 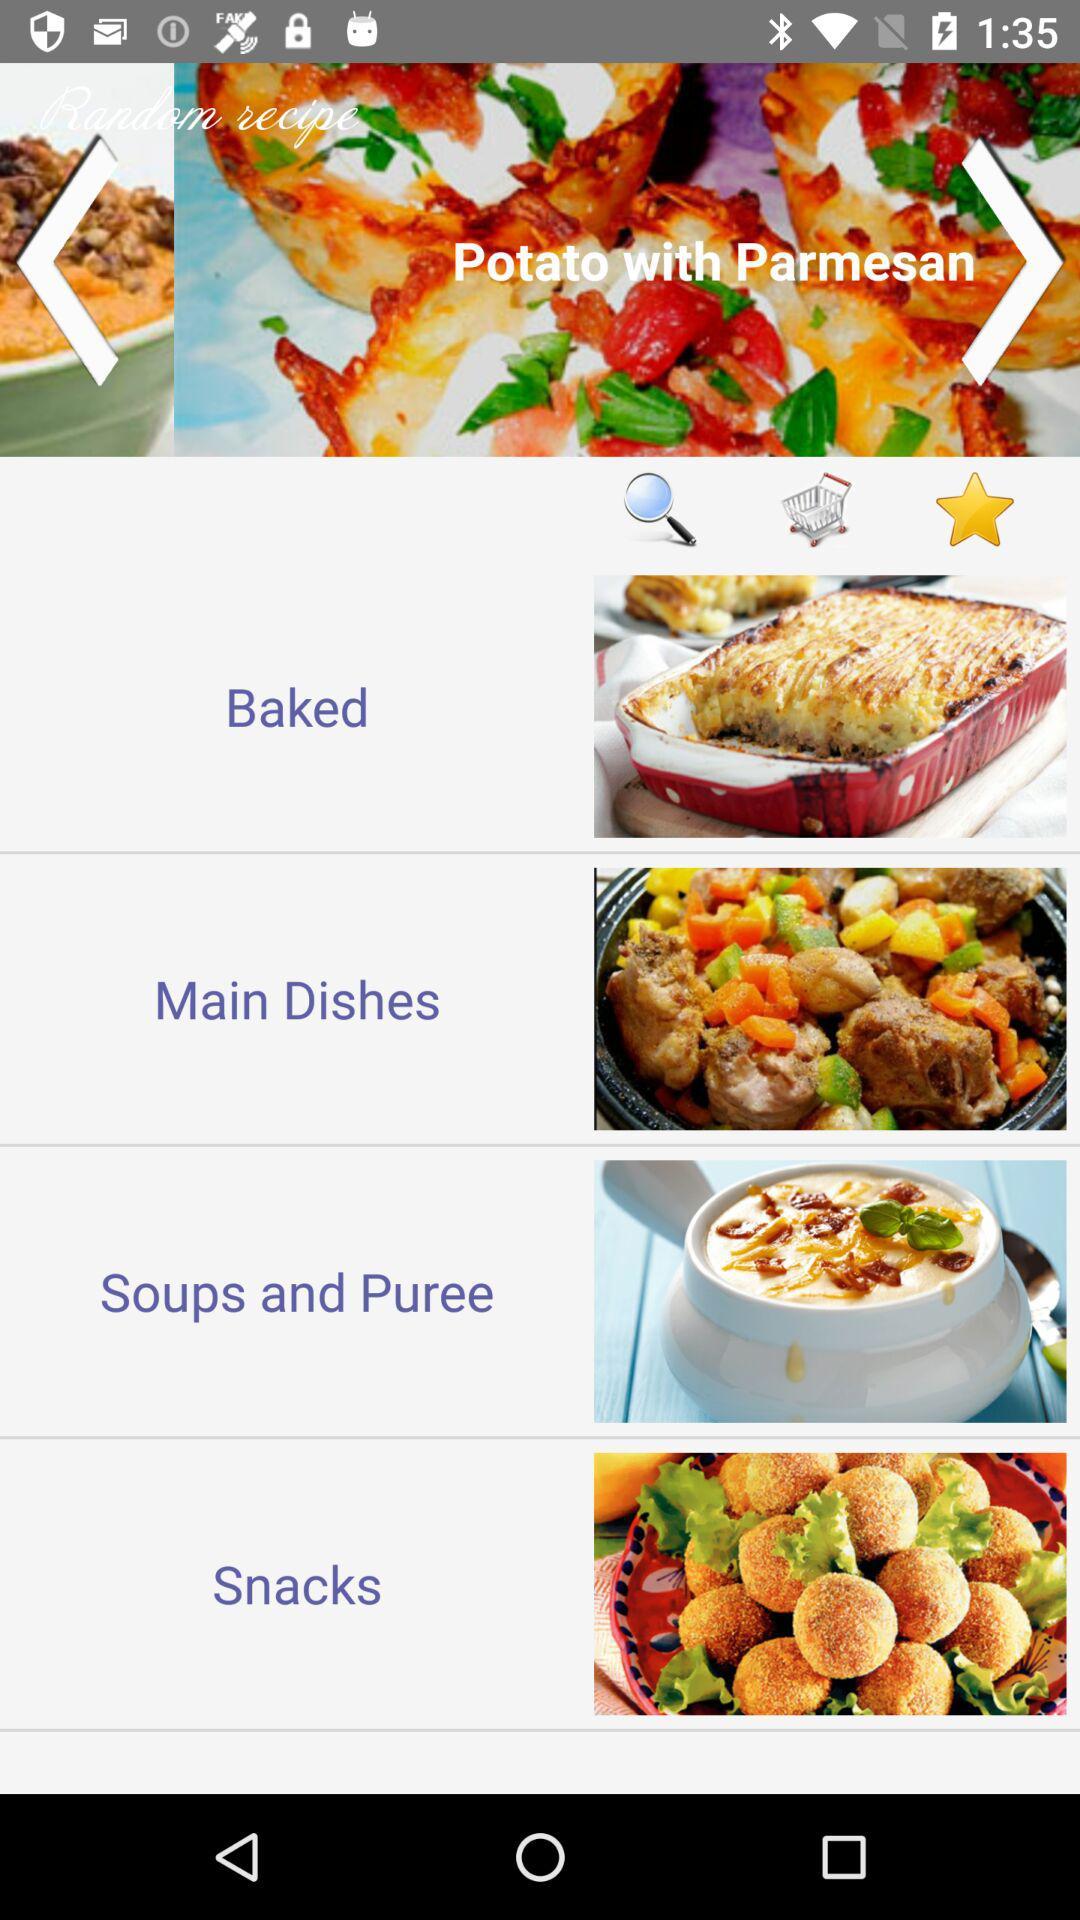 What do you see at coordinates (817, 509) in the screenshot?
I see `the cart icon` at bounding box center [817, 509].